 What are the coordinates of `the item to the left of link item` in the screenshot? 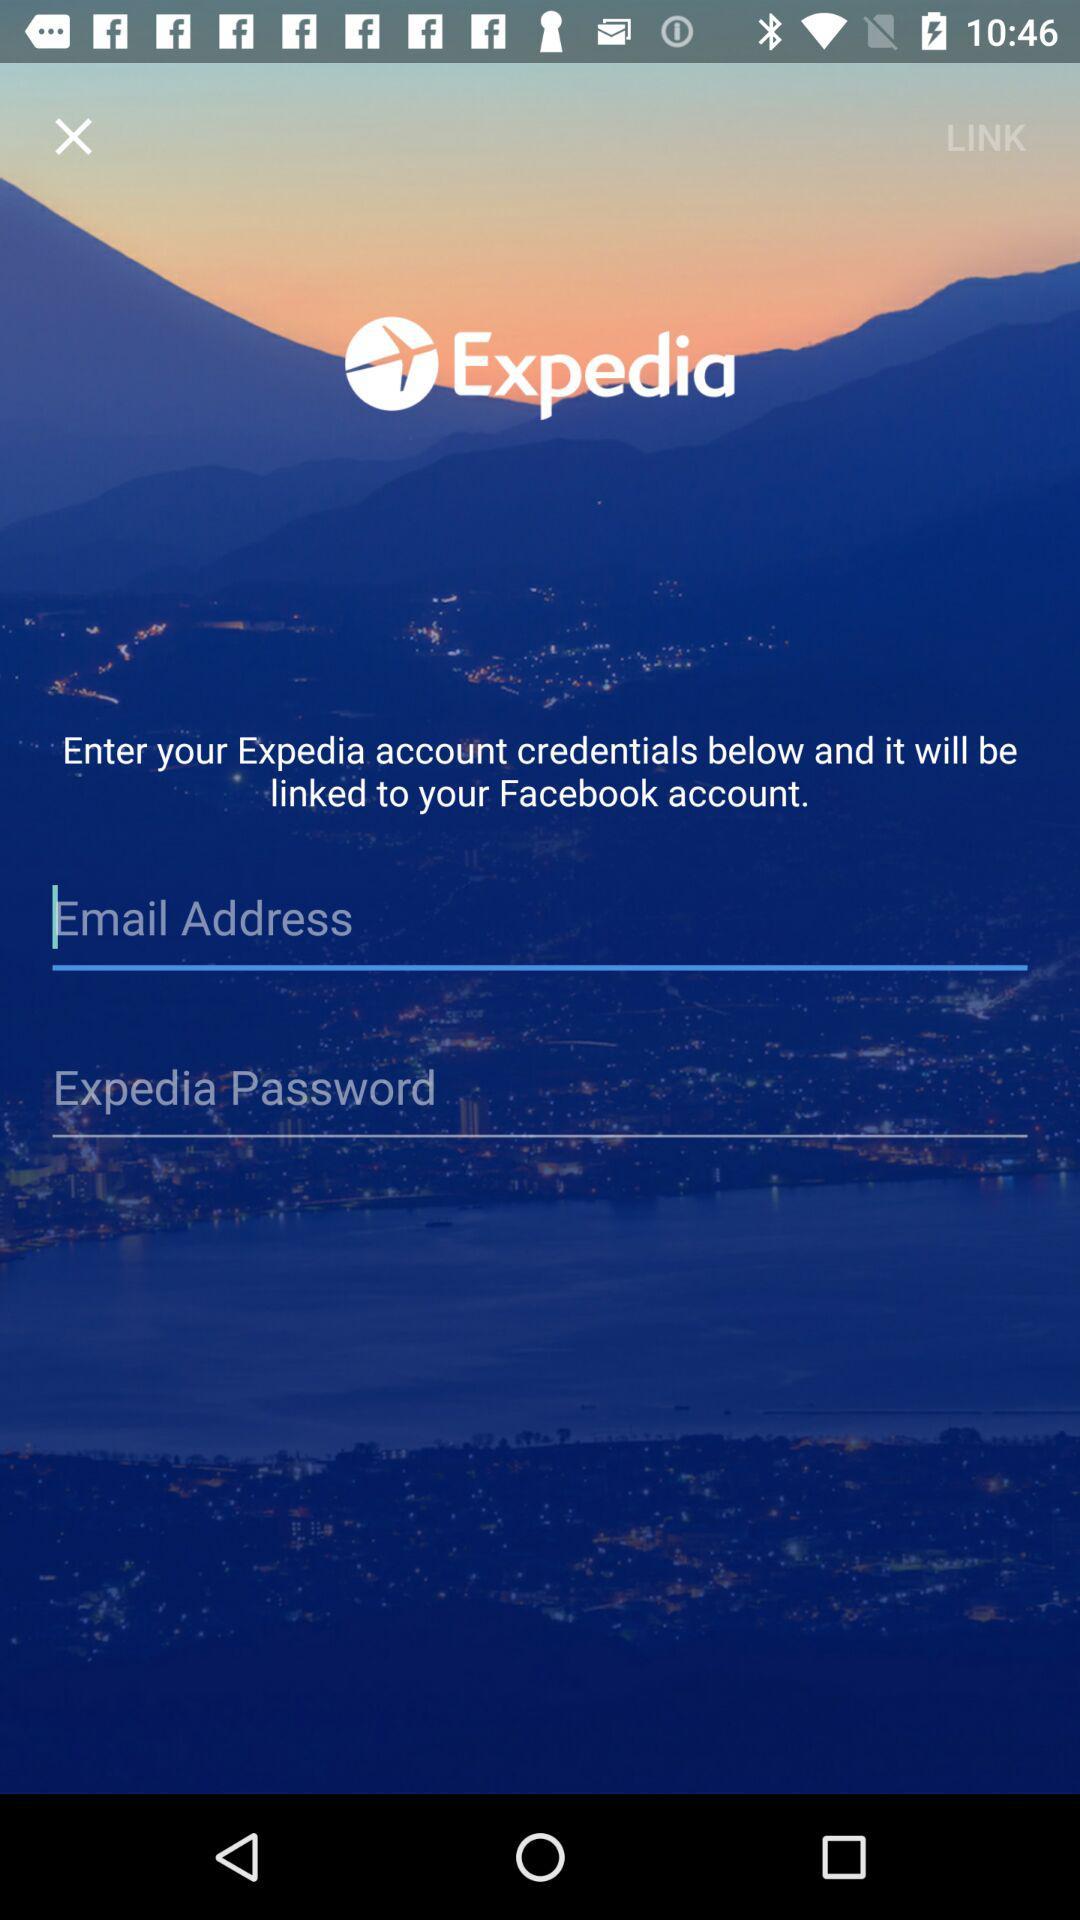 It's located at (72, 135).